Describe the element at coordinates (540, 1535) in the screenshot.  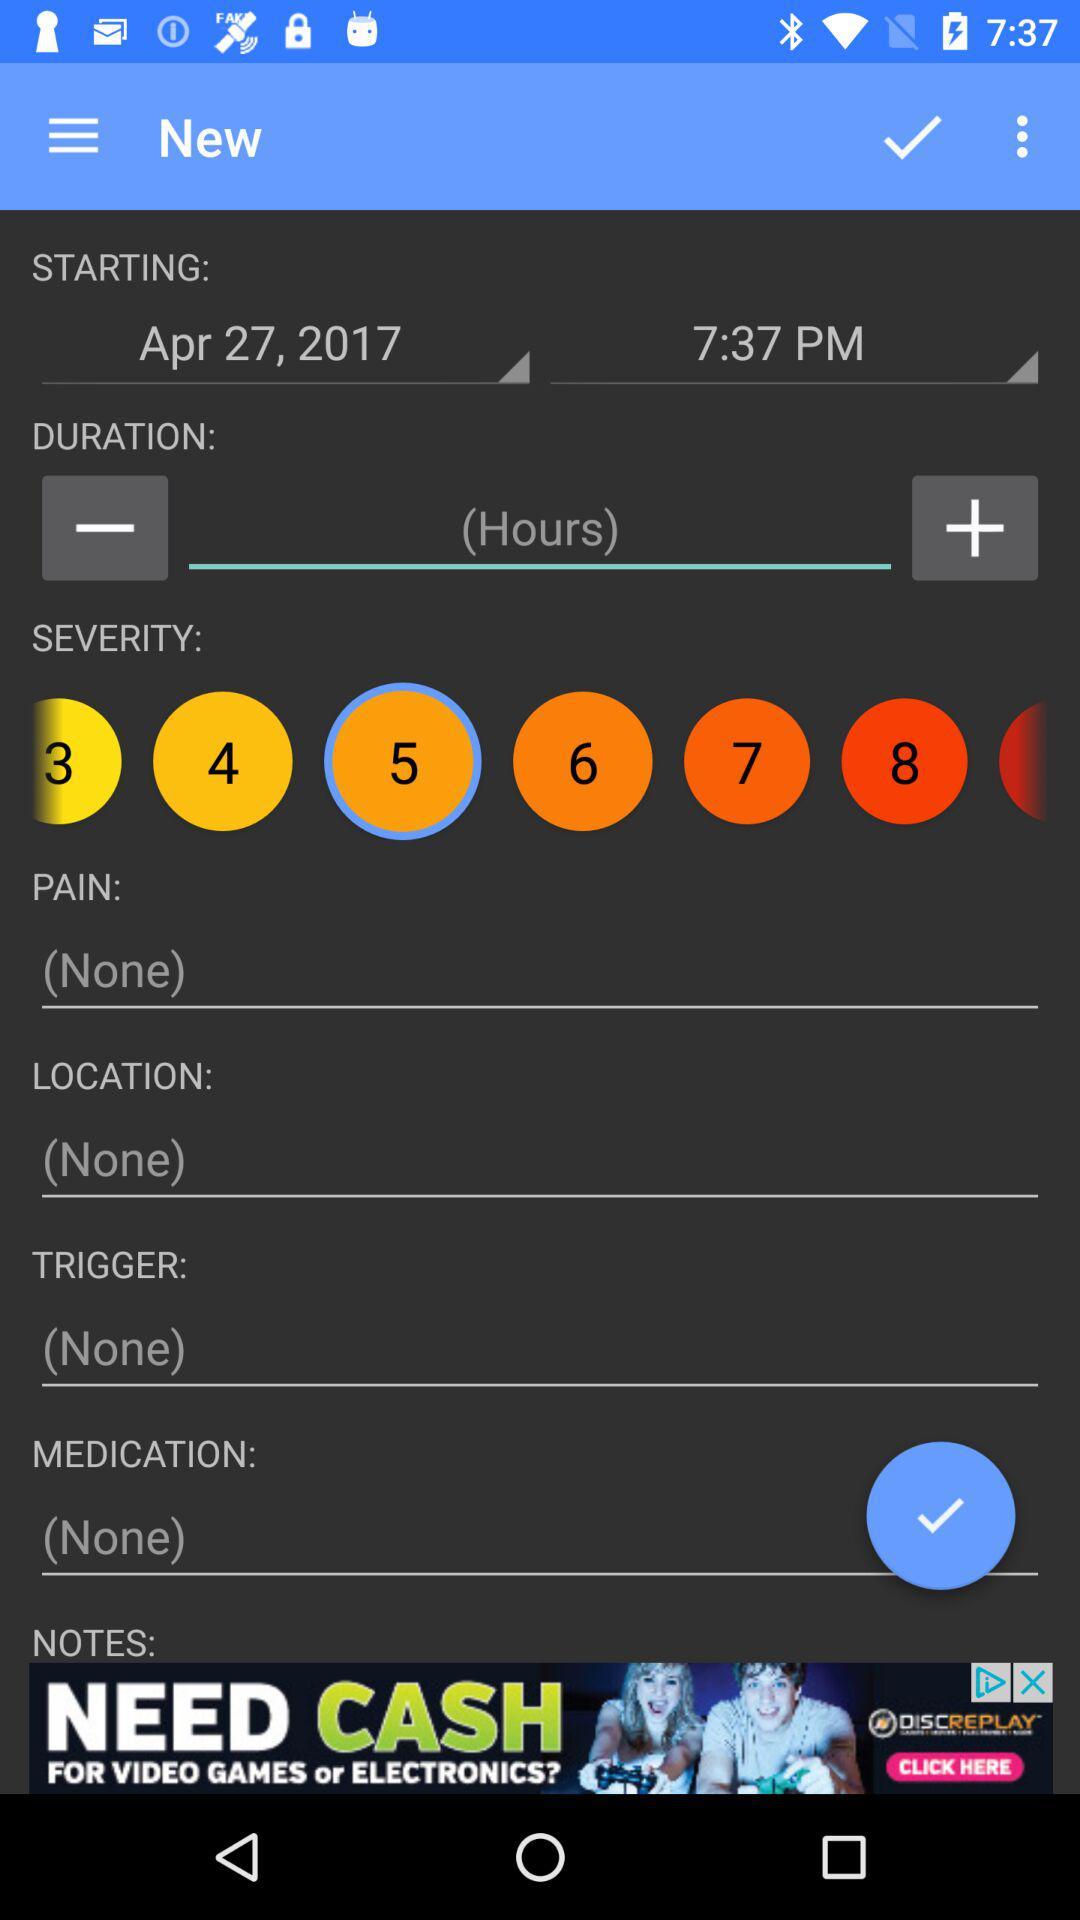
I see `address page` at that location.